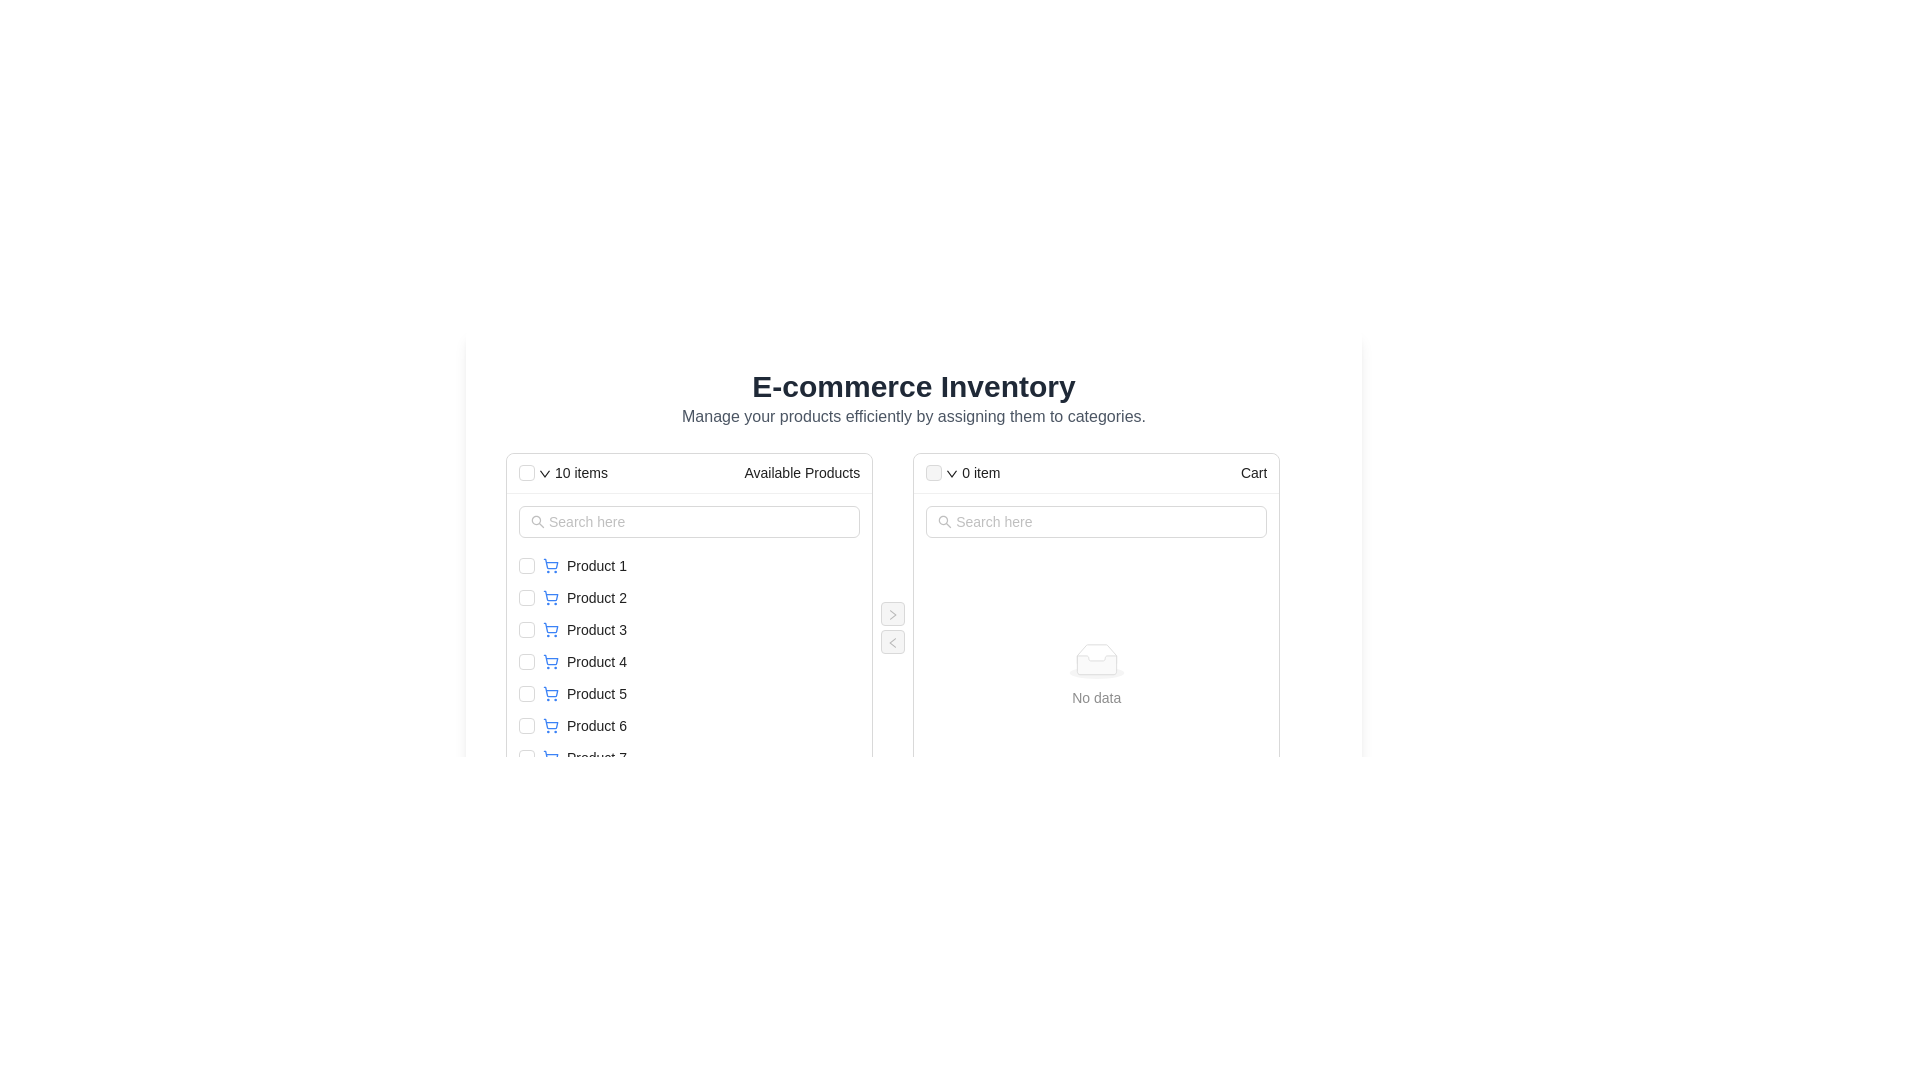 This screenshot has height=1080, width=1920. Describe the element at coordinates (891, 642) in the screenshot. I see `the left arrow icon button, which is a red arrow pointing left, located between the 'Available Products' and 'Cart' panels` at that location.